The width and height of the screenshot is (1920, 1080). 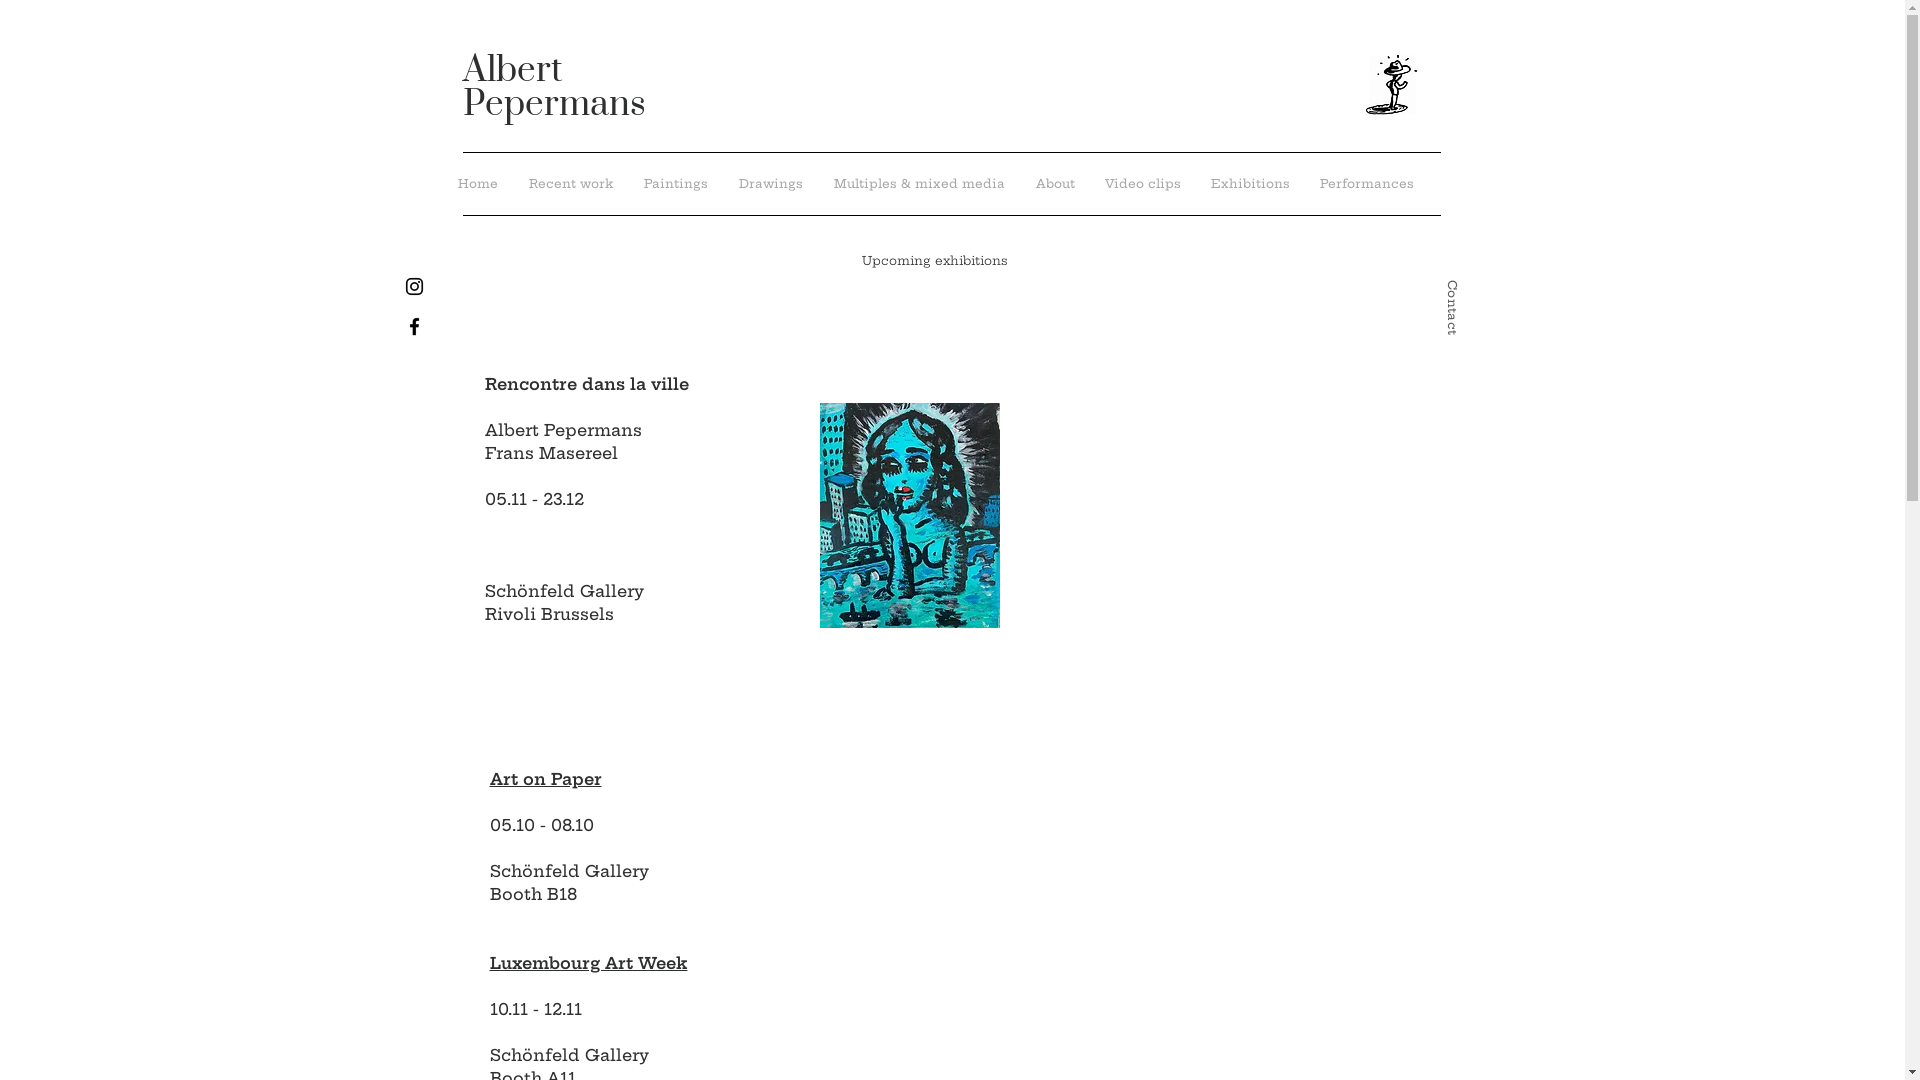 I want to click on 'Performances', so click(x=1365, y=184).